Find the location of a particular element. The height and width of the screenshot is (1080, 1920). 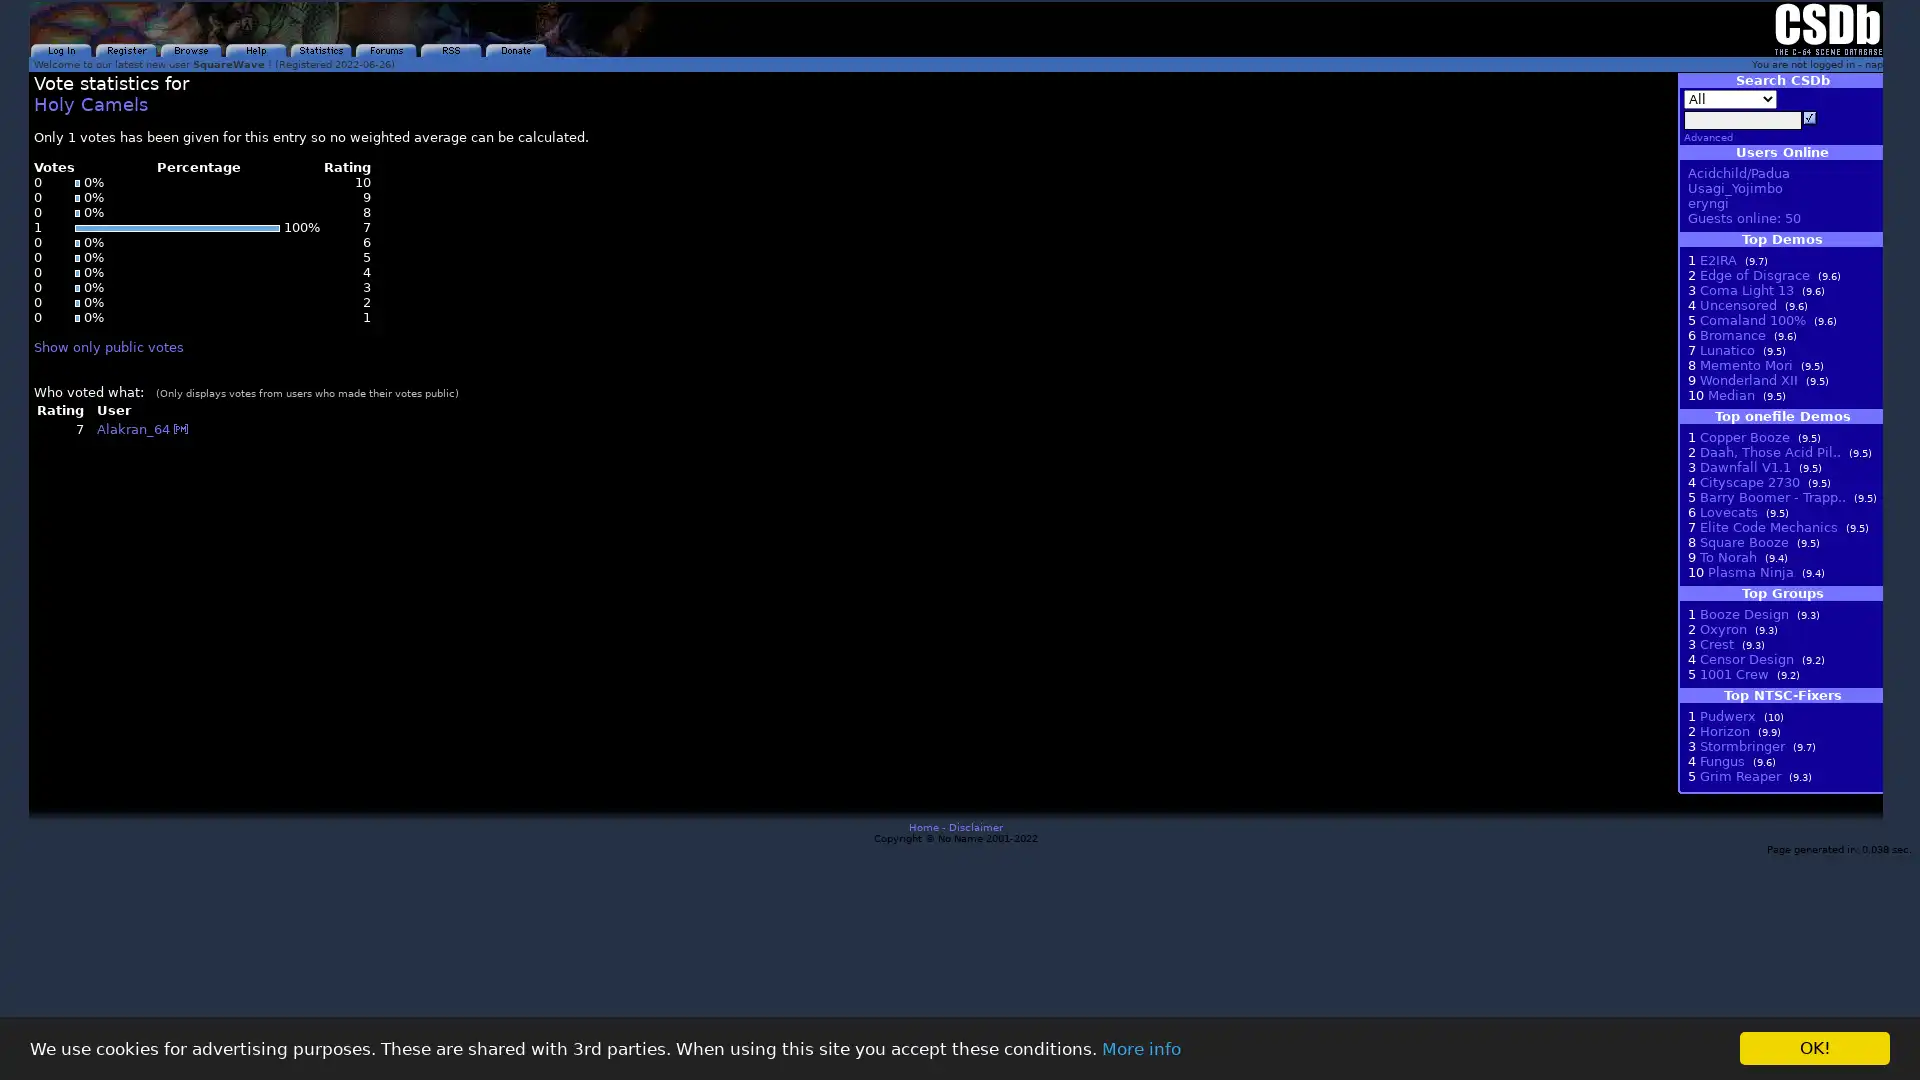

Go is located at coordinates (1809, 118).